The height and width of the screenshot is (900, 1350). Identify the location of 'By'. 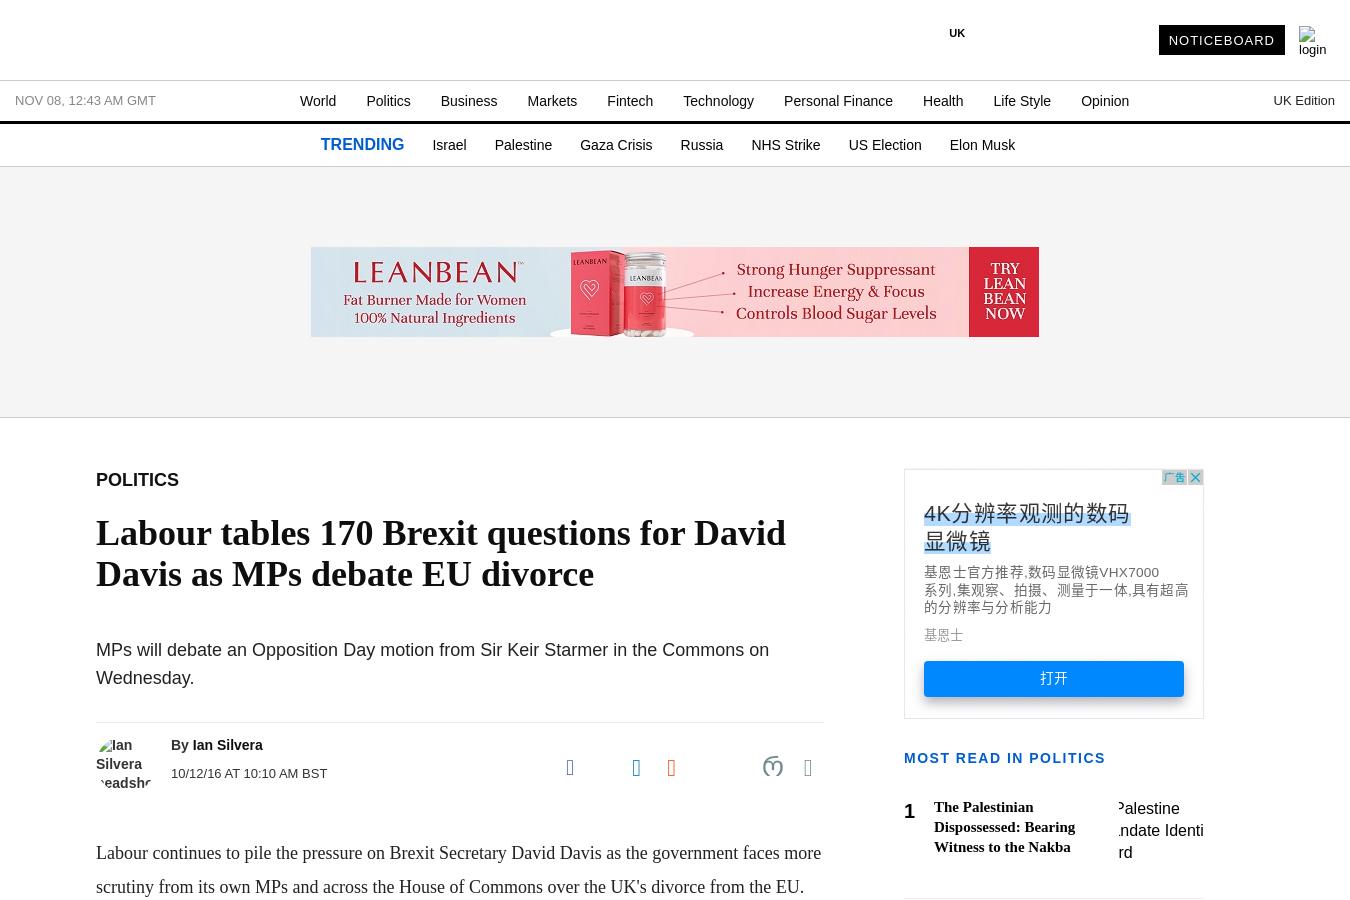
(171, 743).